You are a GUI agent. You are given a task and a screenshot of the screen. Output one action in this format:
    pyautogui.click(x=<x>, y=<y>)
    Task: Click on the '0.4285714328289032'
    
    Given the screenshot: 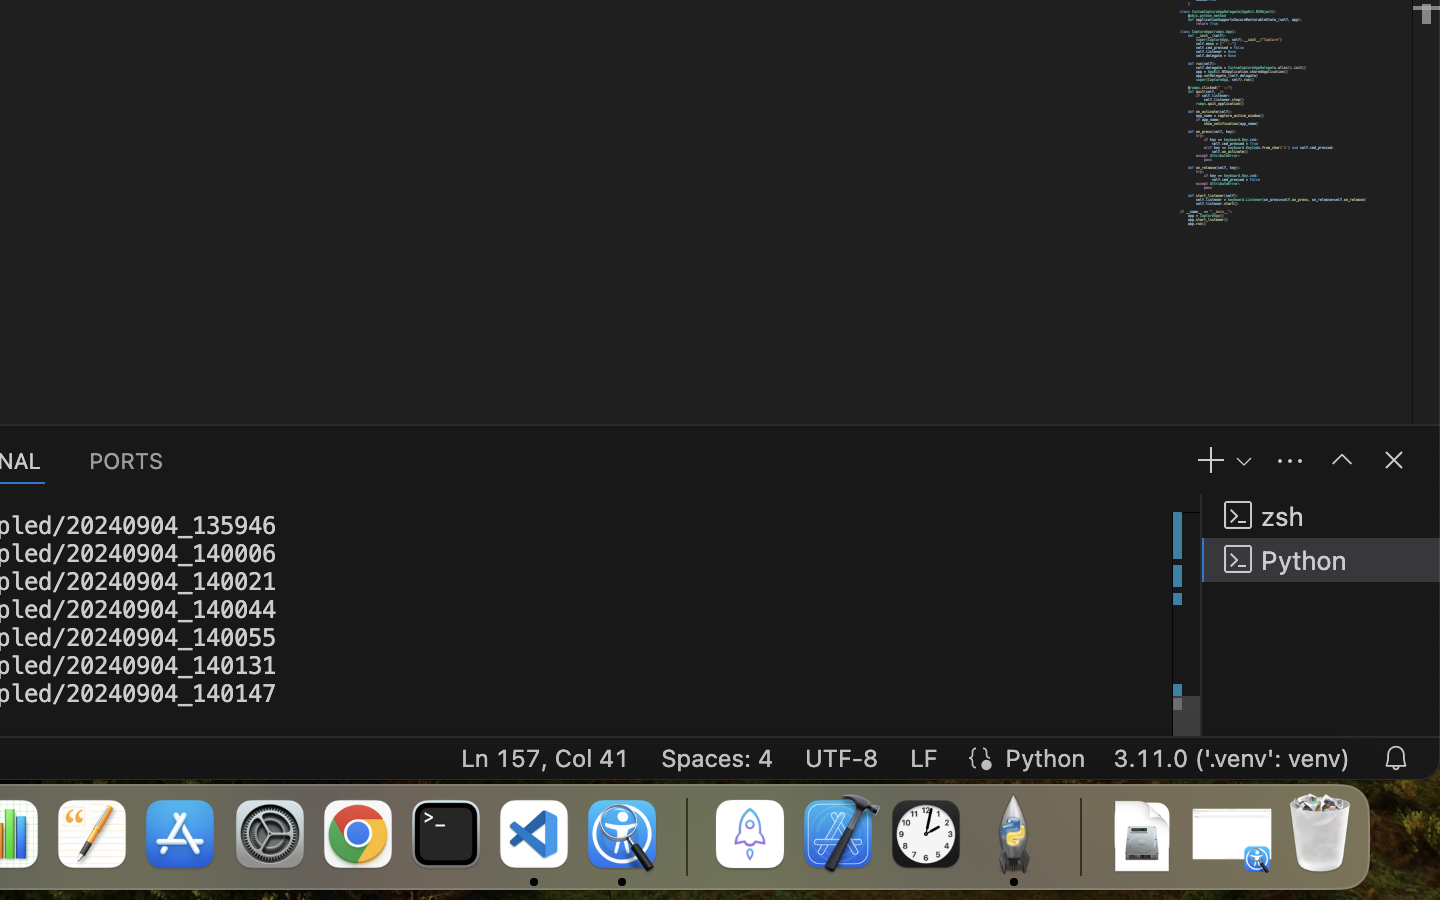 What is the action you would take?
    pyautogui.click(x=685, y=835)
    